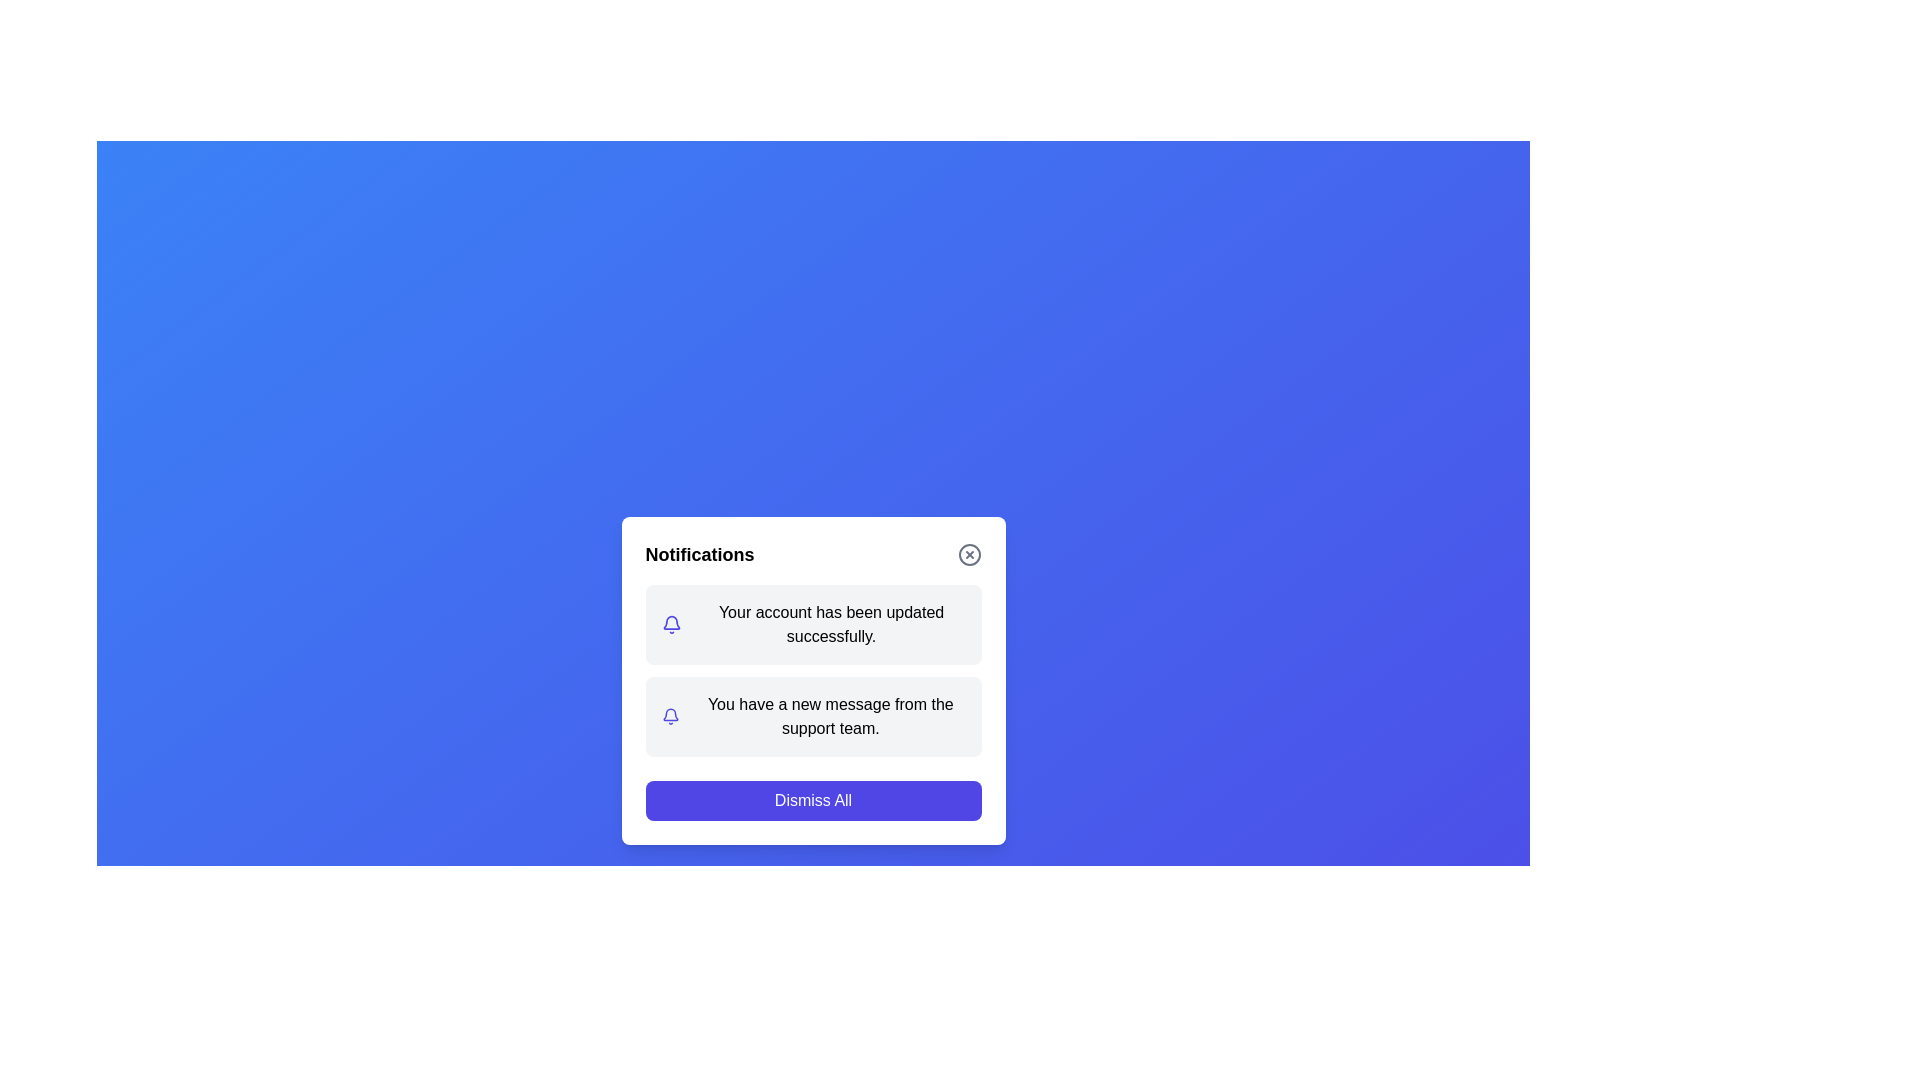 Image resolution: width=1920 pixels, height=1080 pixels. Describe the element at coordinates (700, 555) in the screenshot. I see `the title text label at the top of the notifications popup, which serves as a static header for the dialog` at that location.